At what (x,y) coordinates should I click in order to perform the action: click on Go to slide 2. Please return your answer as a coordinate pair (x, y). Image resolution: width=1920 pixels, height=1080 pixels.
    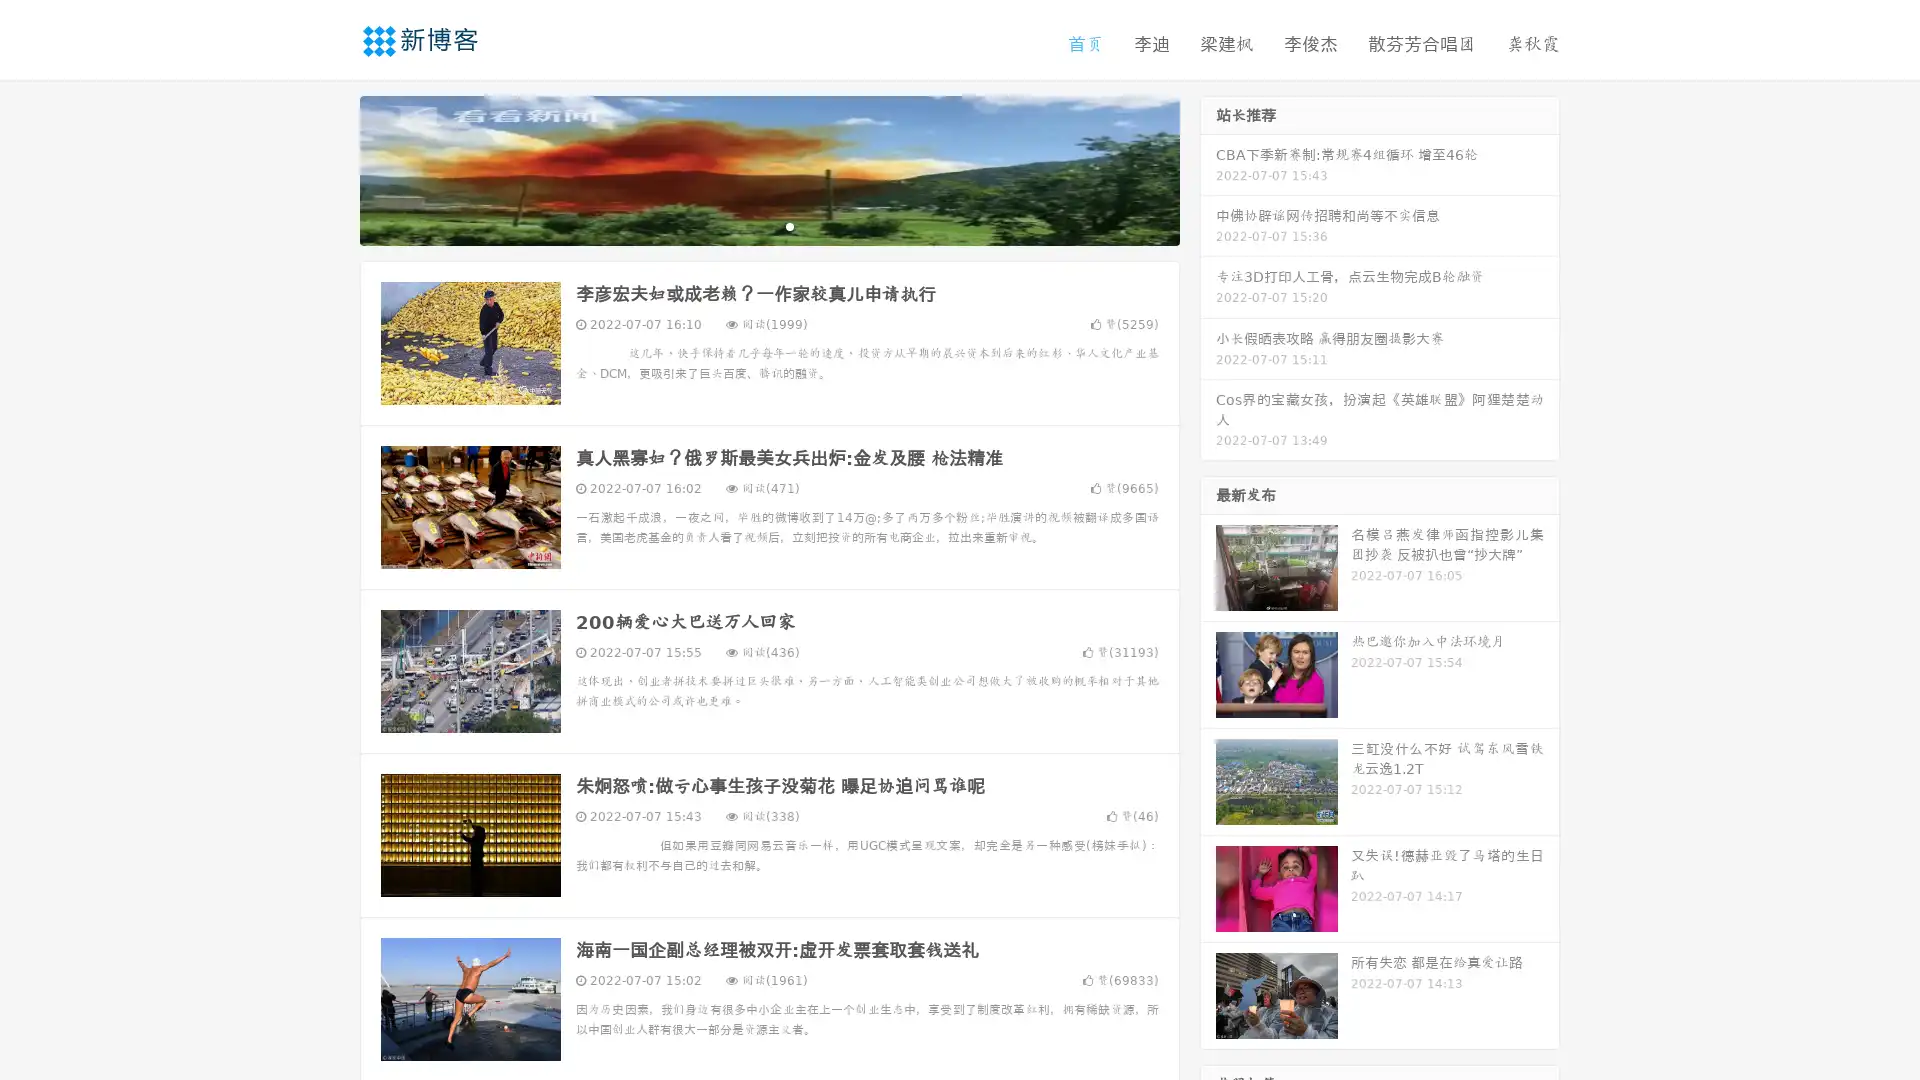
    Looking at the image, I should click on (768, 225).